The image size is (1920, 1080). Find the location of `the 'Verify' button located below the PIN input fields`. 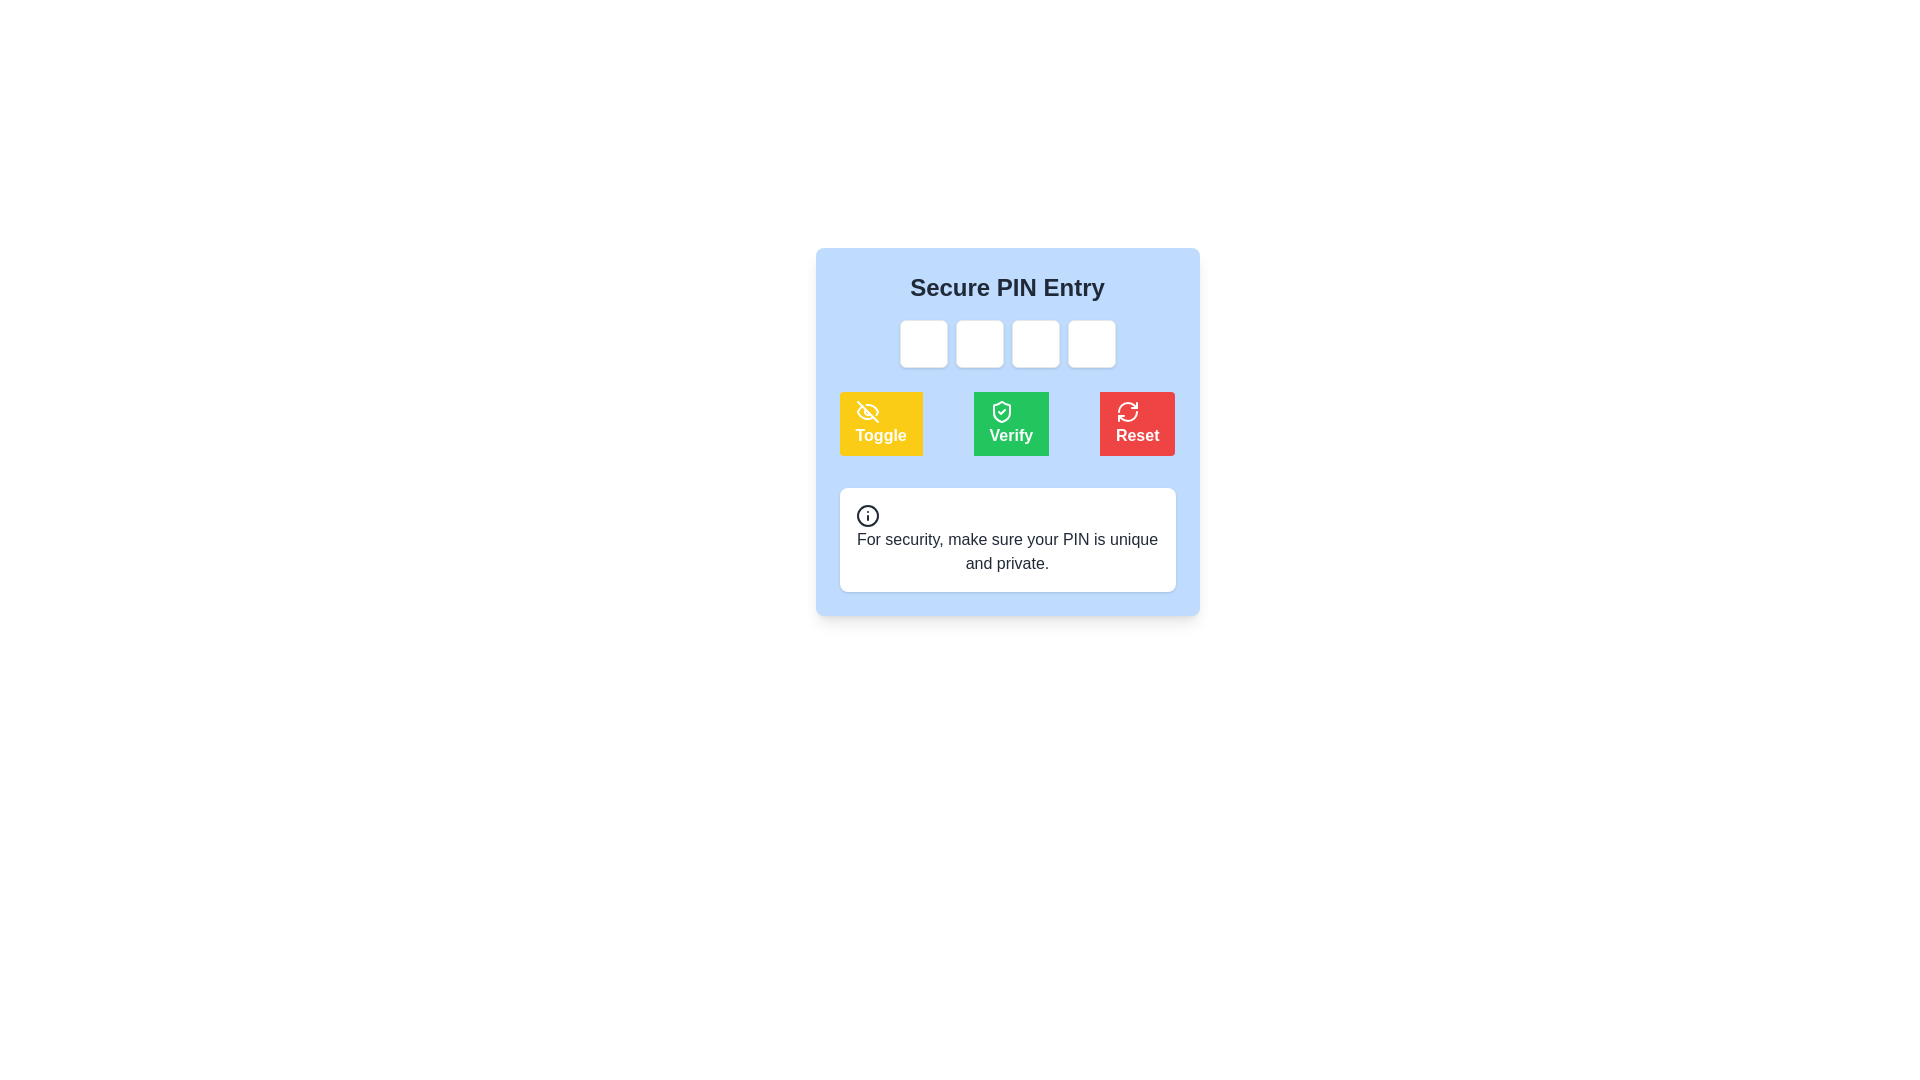

the 'Verify' button located below the PIN input fields is located at coordinates (1007, 423).